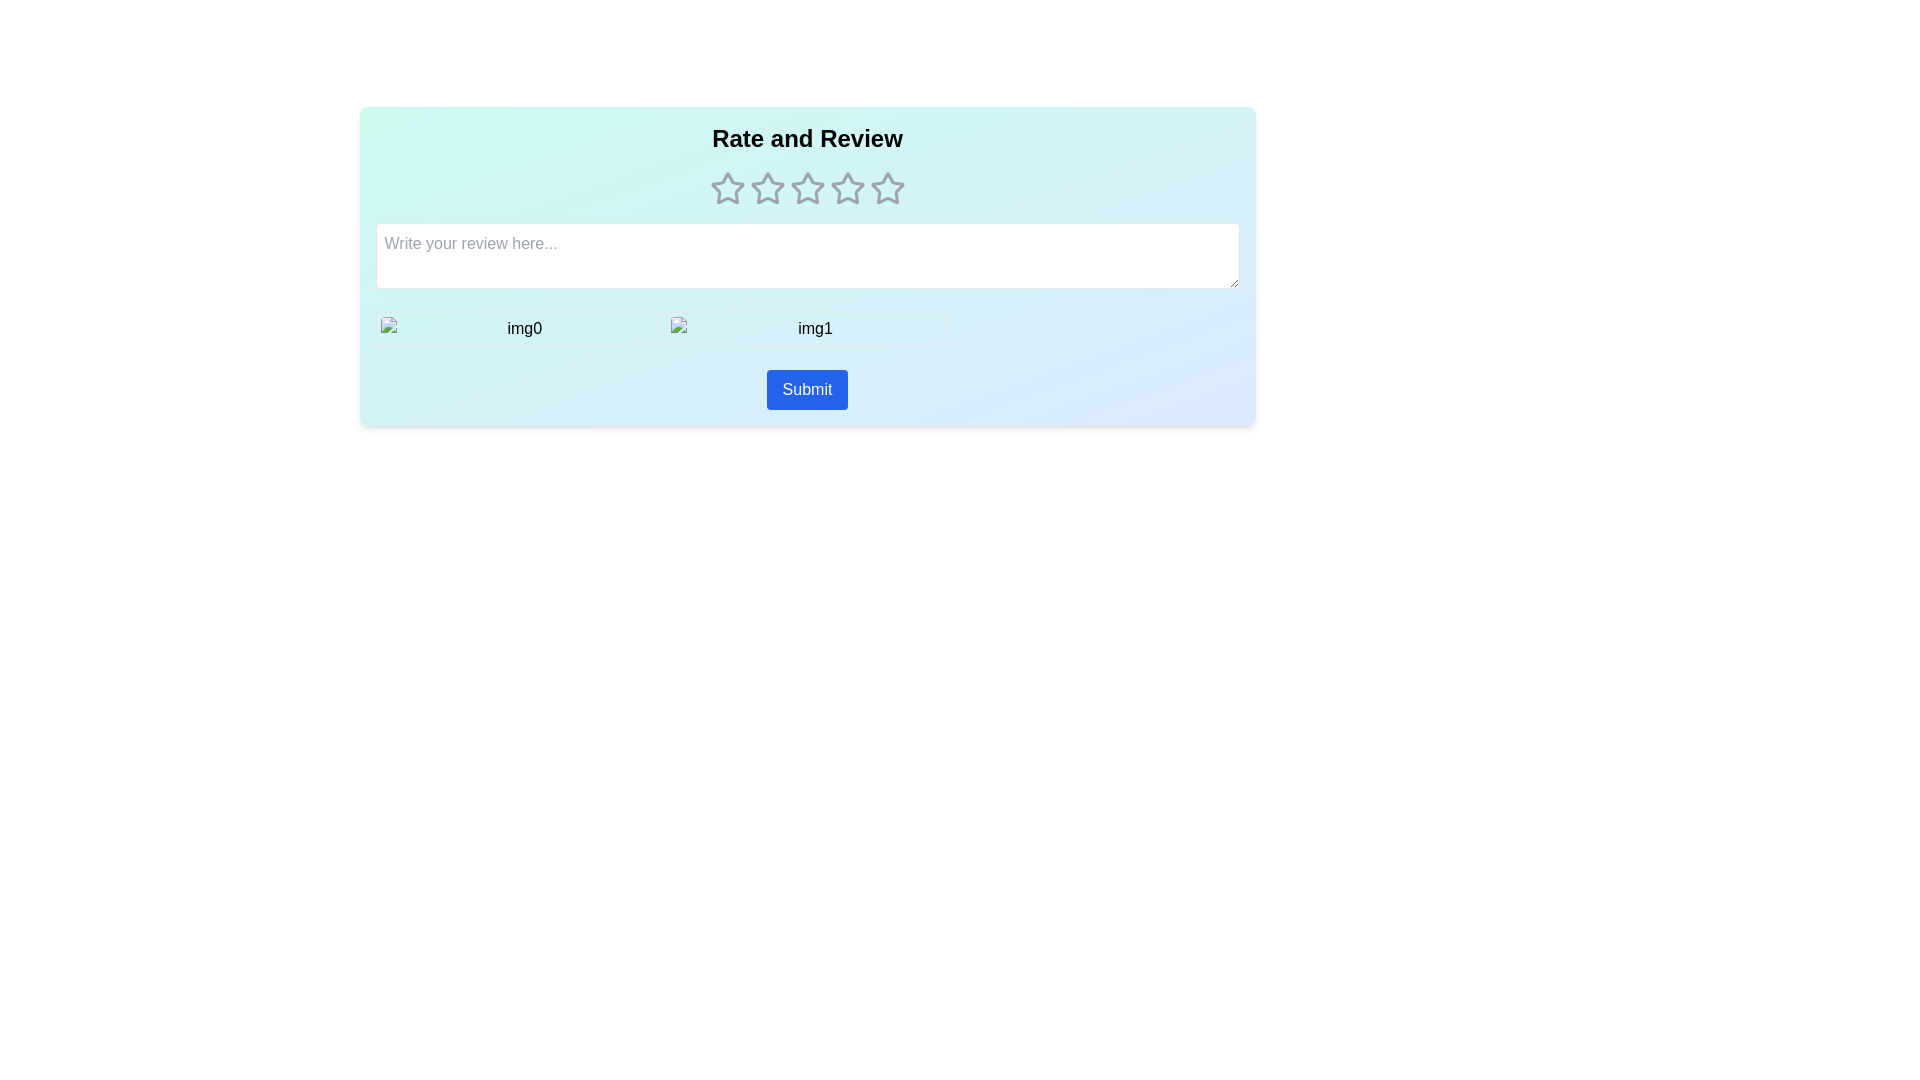  What do you see at coordinates (766, 189) in the screenshot?
I see `the star corresponding to 2 stars to preview the rating` at bounding box center [766, 189].